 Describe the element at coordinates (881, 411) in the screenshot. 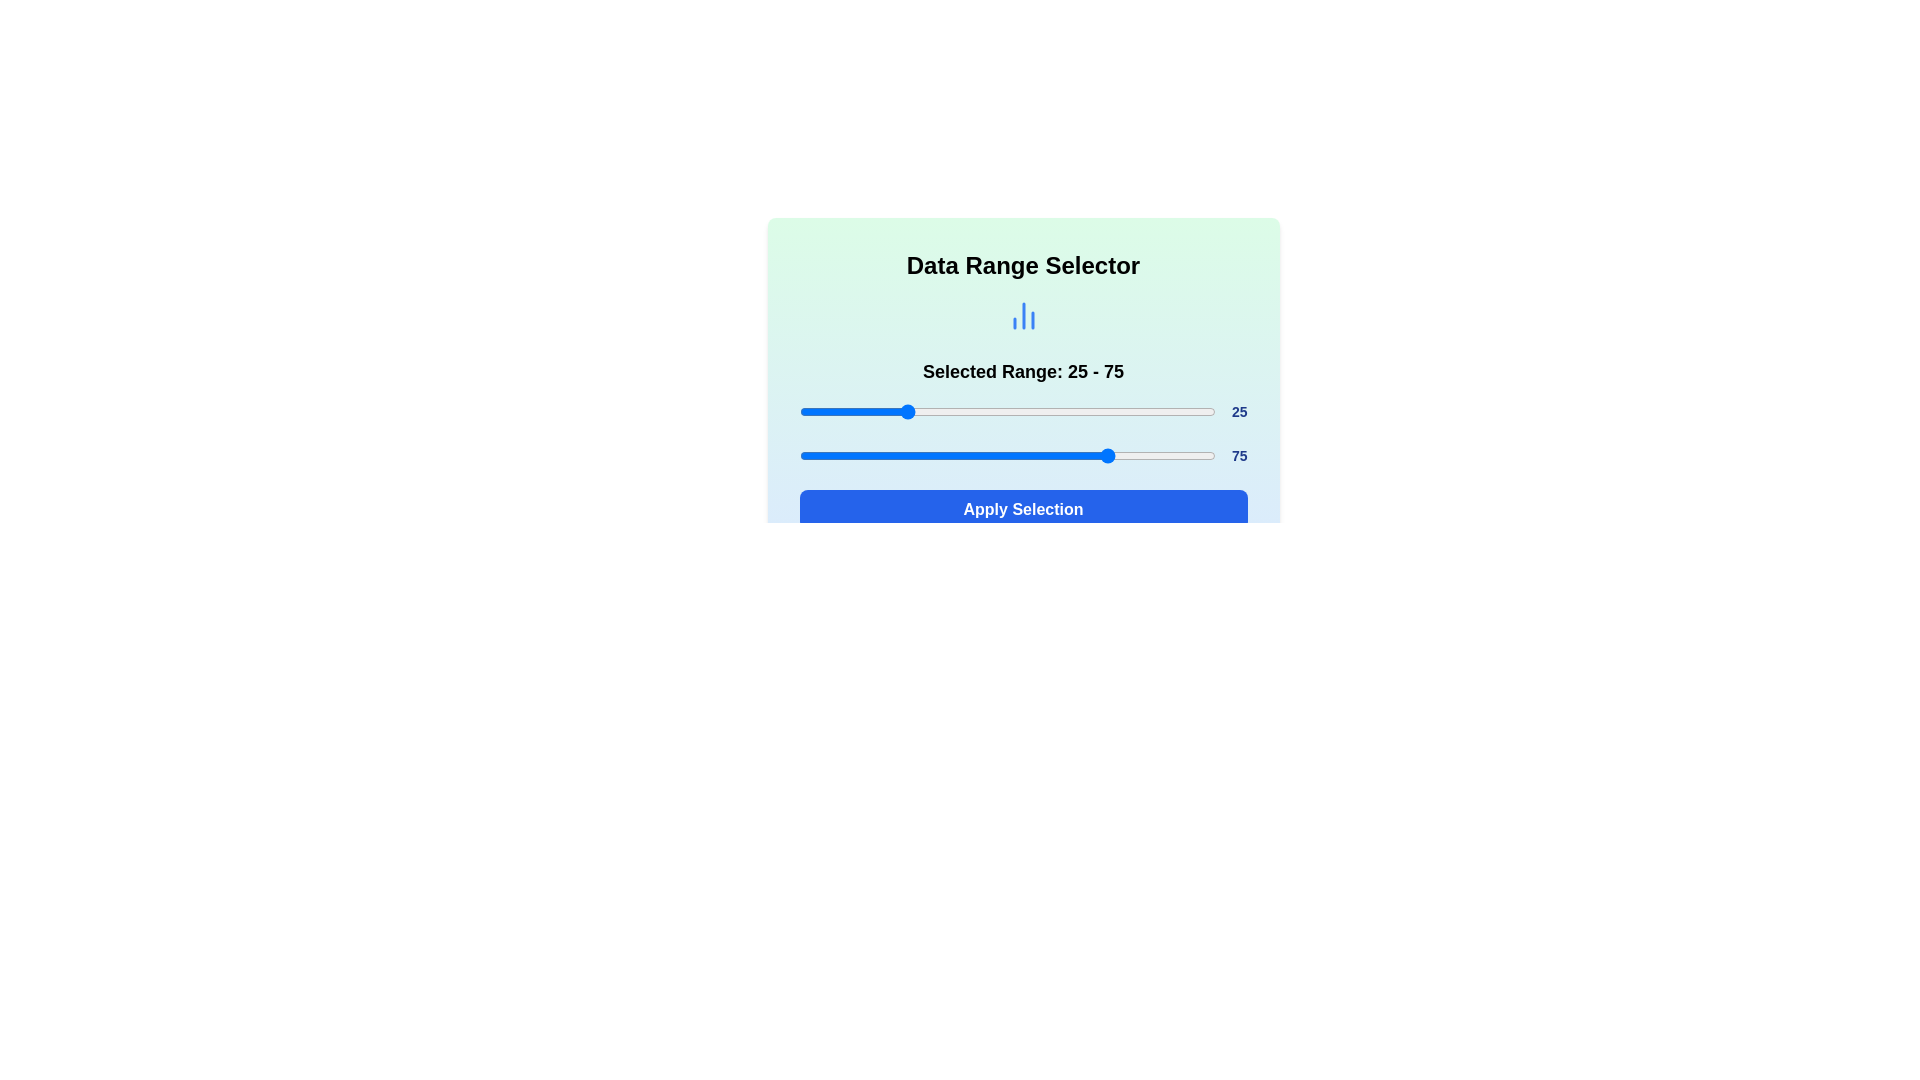

I see `the slider to set its value to 20` at that location.